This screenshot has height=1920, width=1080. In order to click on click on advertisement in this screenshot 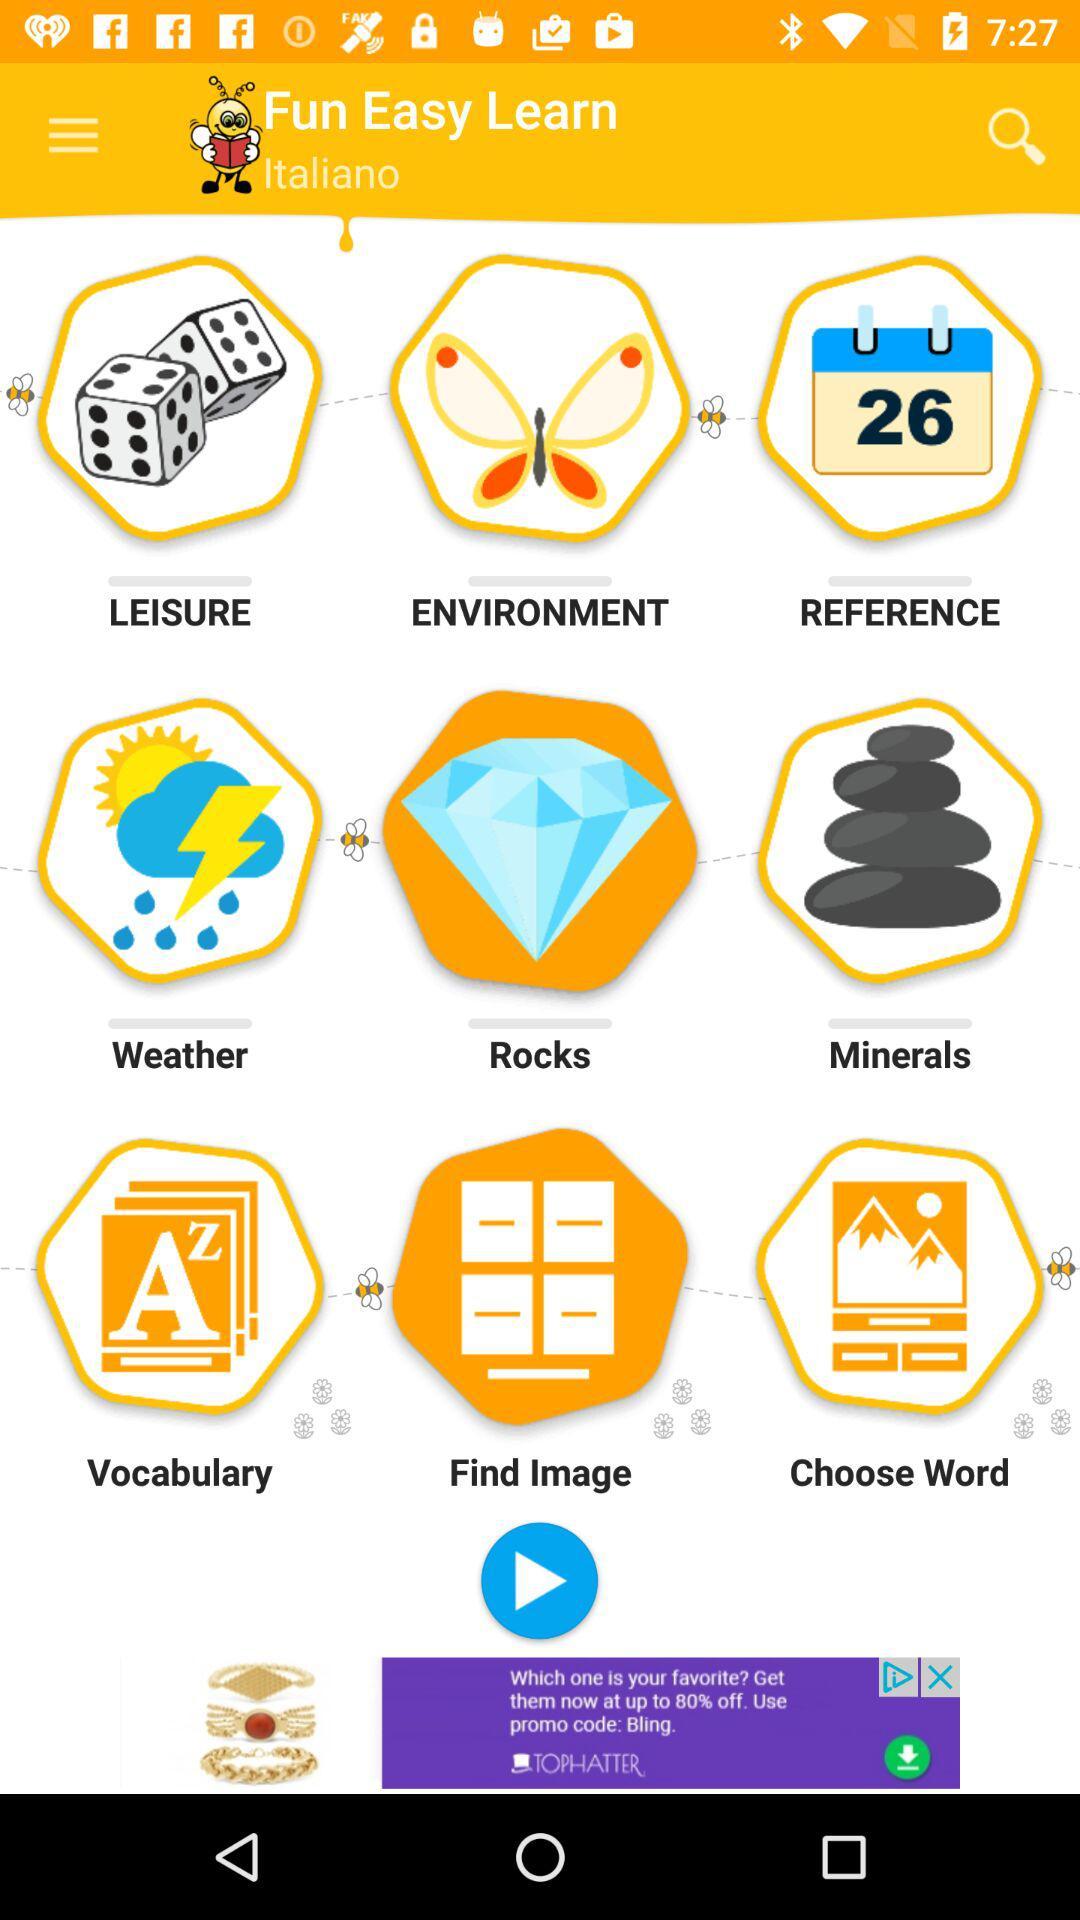, I will do `click(540, 1722)`.